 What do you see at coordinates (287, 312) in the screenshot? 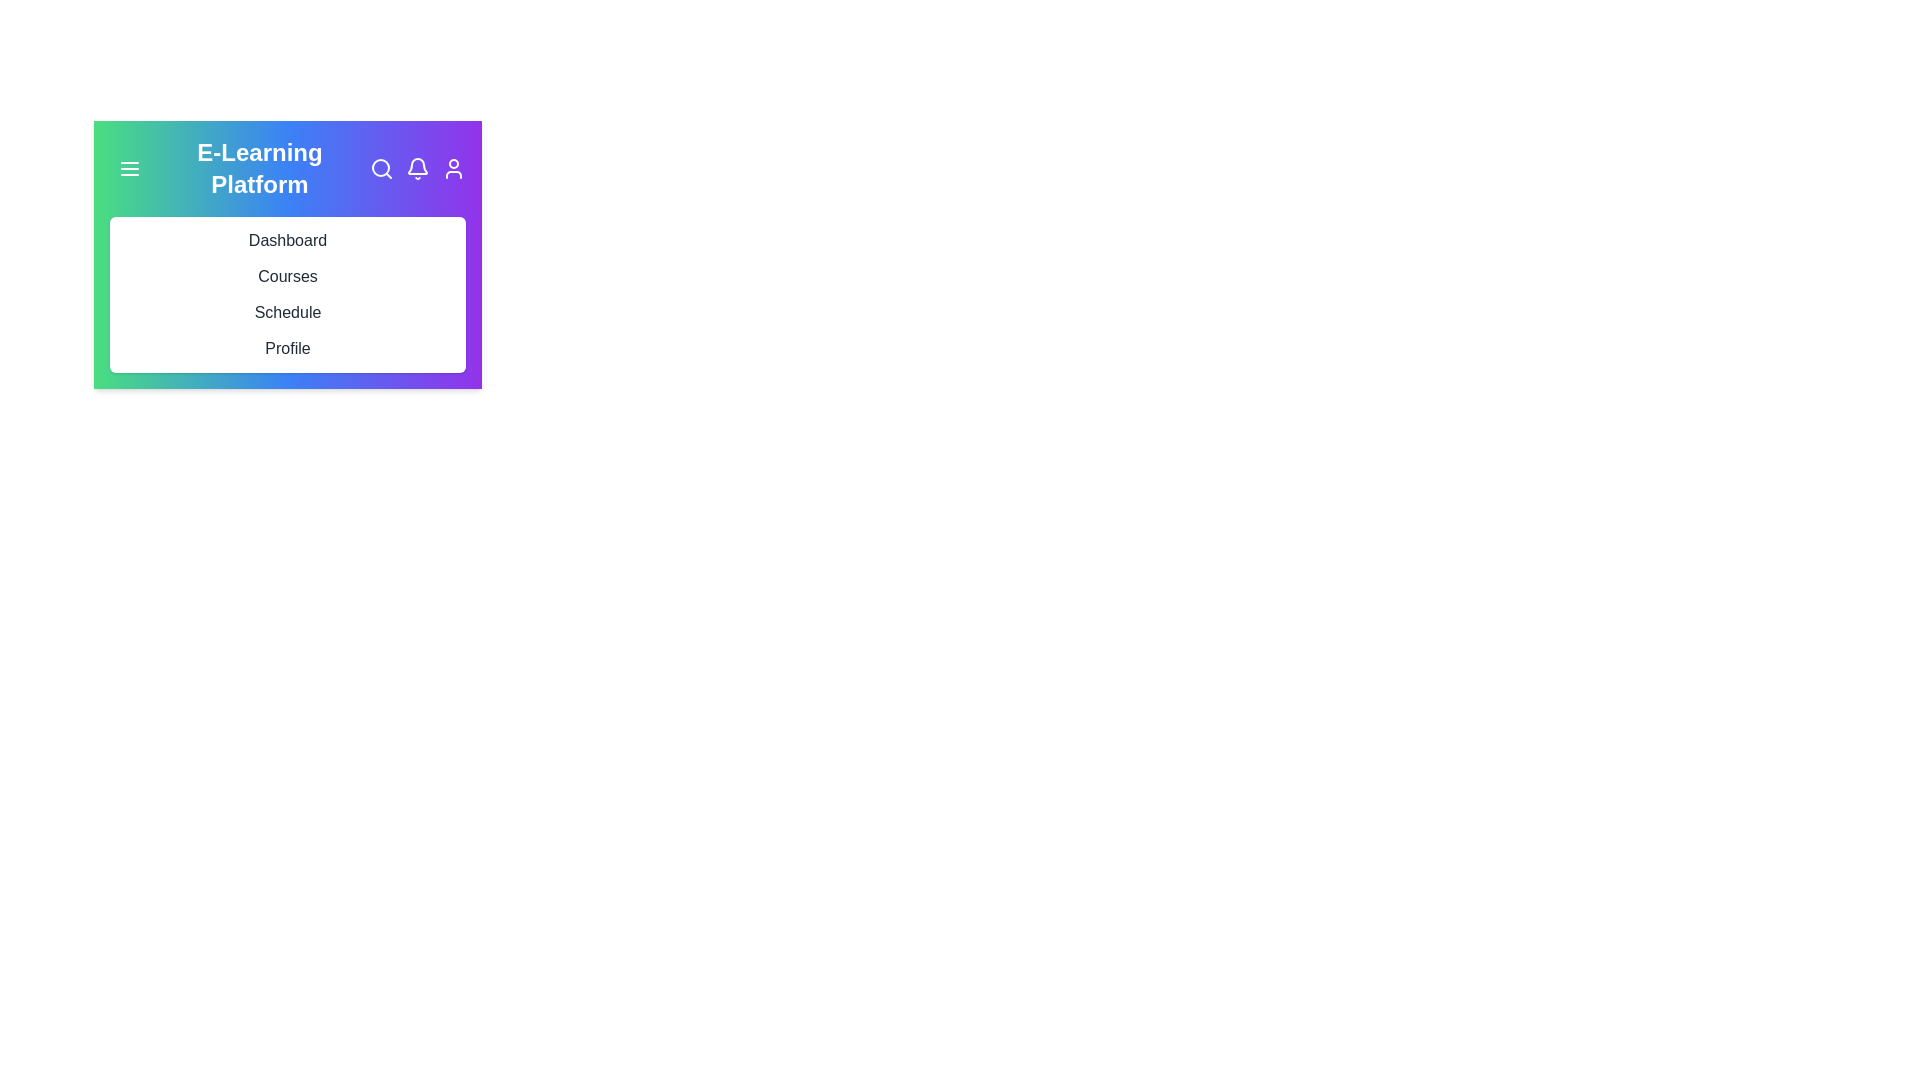
I see `the menu item corresponding to Schedule` at bounding box center [287, 312].